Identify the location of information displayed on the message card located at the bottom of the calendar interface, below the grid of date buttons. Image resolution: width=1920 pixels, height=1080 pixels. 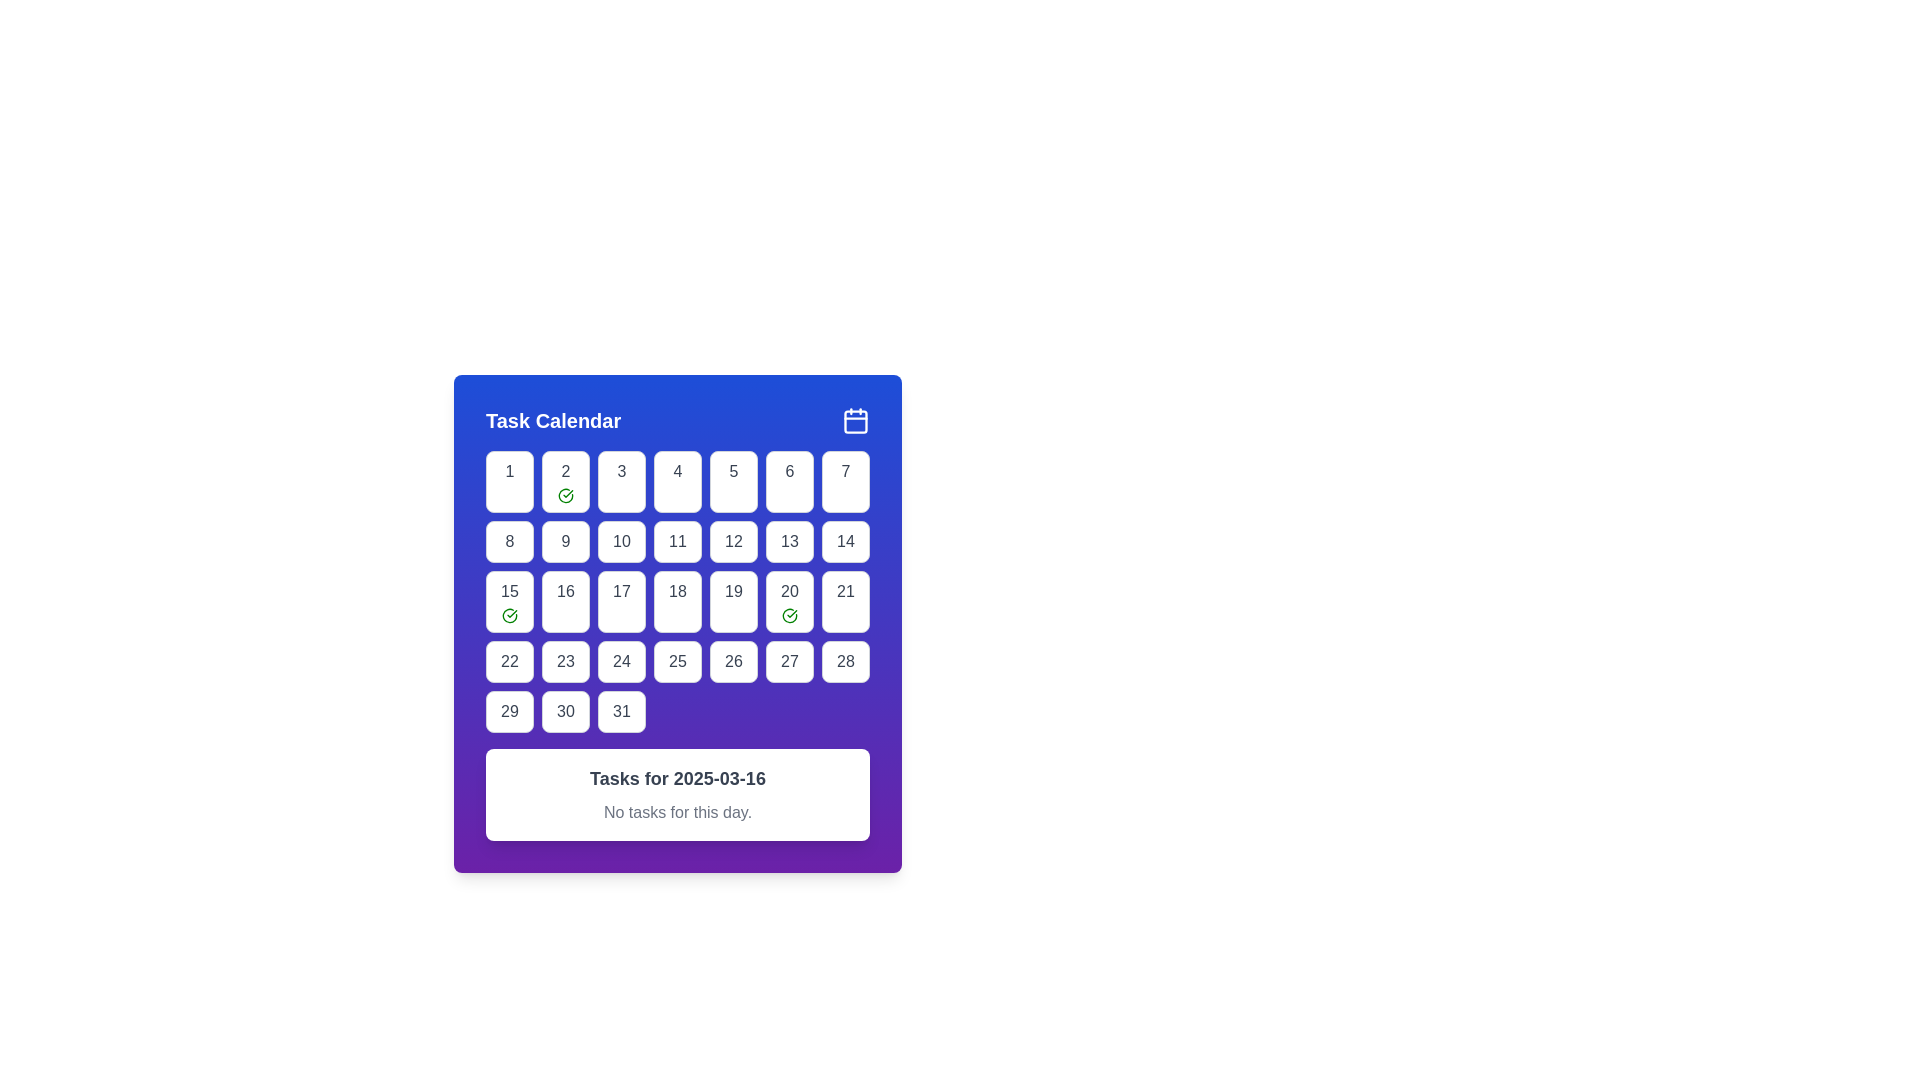
(677, 793).